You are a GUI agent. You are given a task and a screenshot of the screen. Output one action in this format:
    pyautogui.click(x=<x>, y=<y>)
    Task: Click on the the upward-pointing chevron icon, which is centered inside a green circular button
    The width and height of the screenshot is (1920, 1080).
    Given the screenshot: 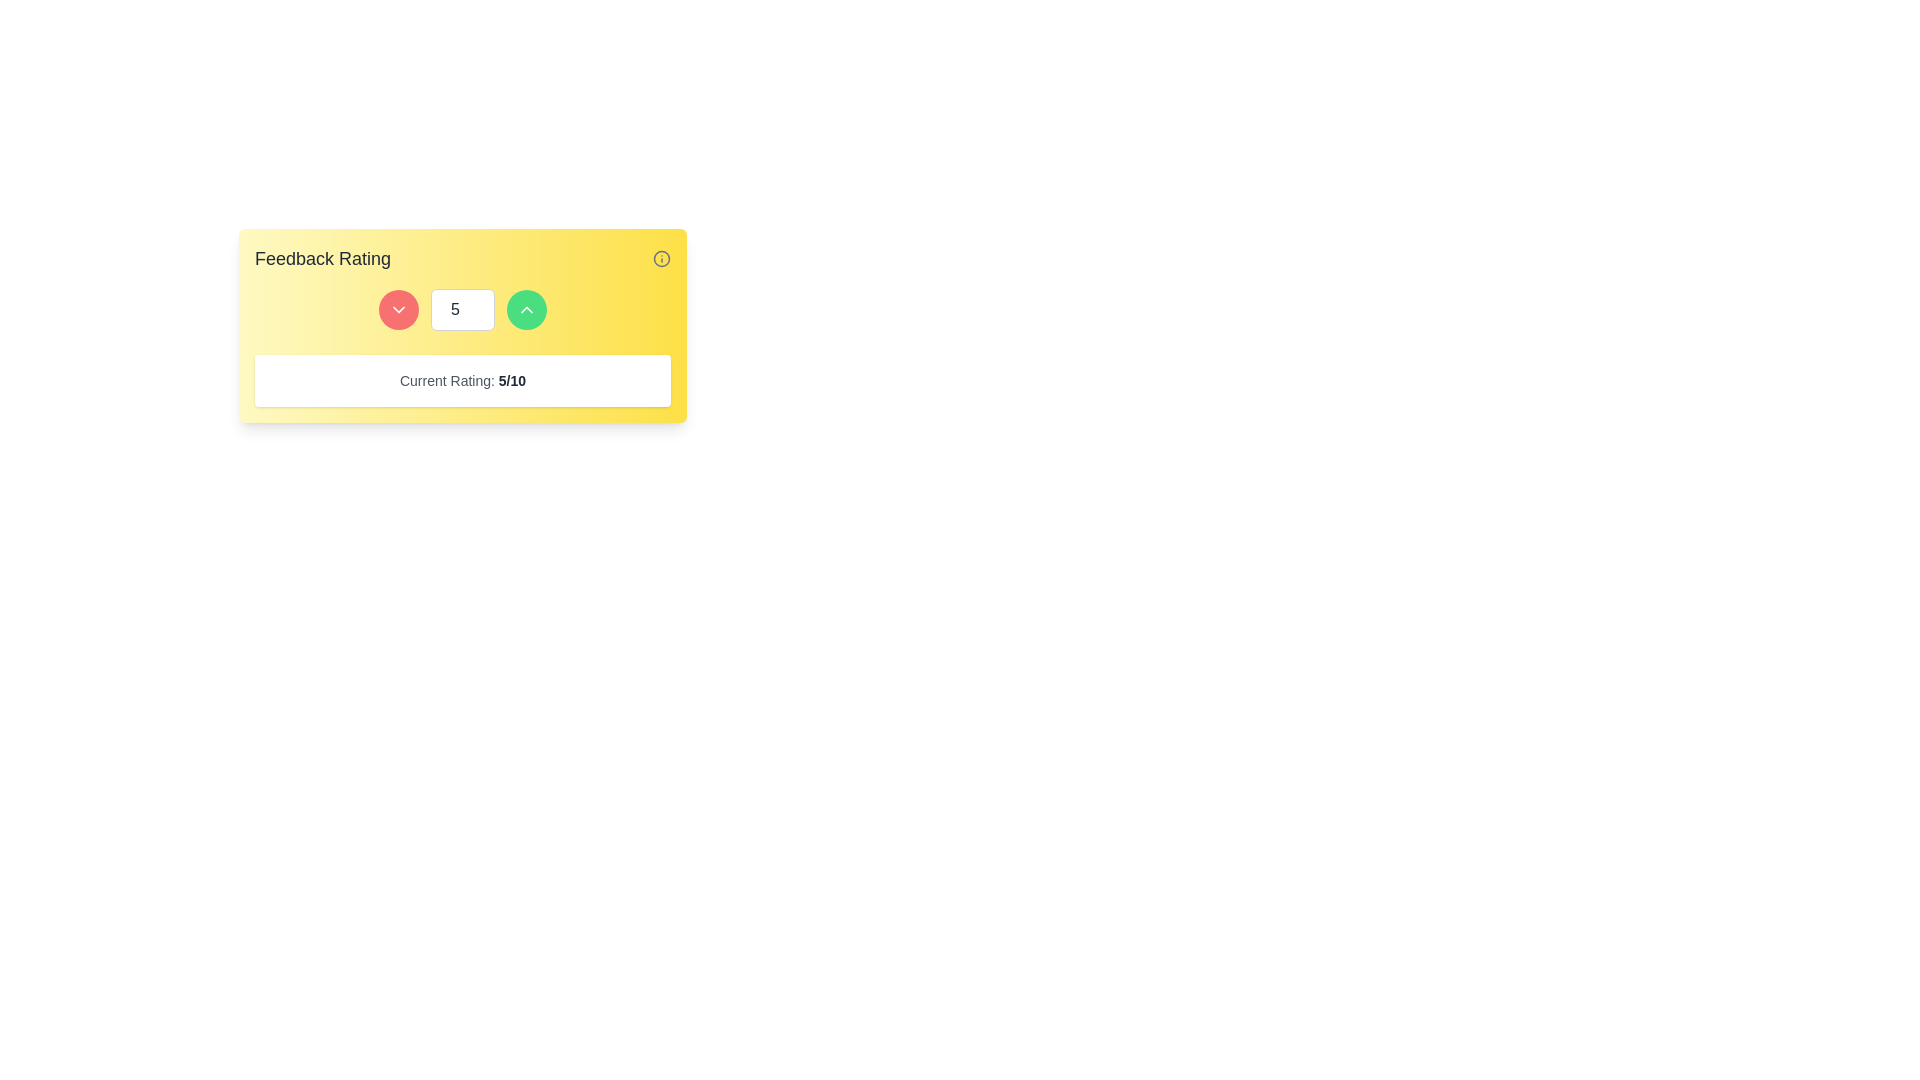 What is the action you would take?
    pyautogui.click(x=527, y=309)
    